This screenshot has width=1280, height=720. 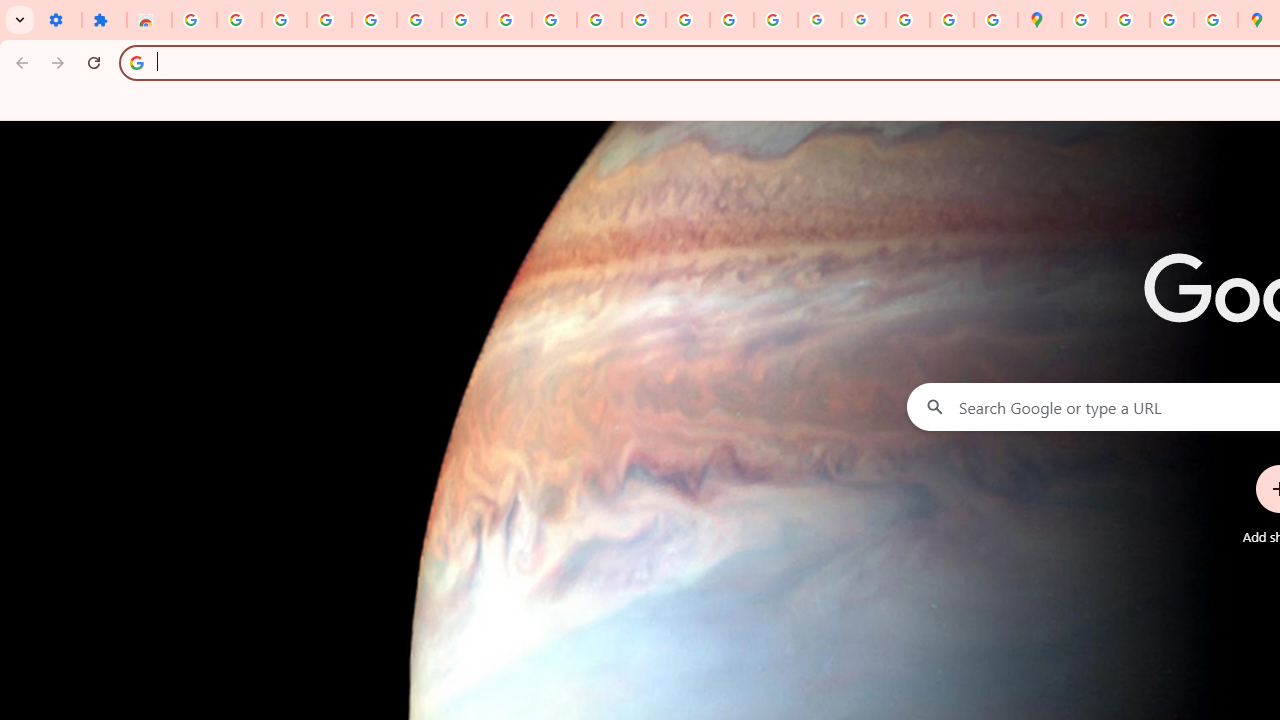 What do you see at coordinates (509, 20) in the screenshot?
I see `'Google Account'` at bounding box center [509, 20].